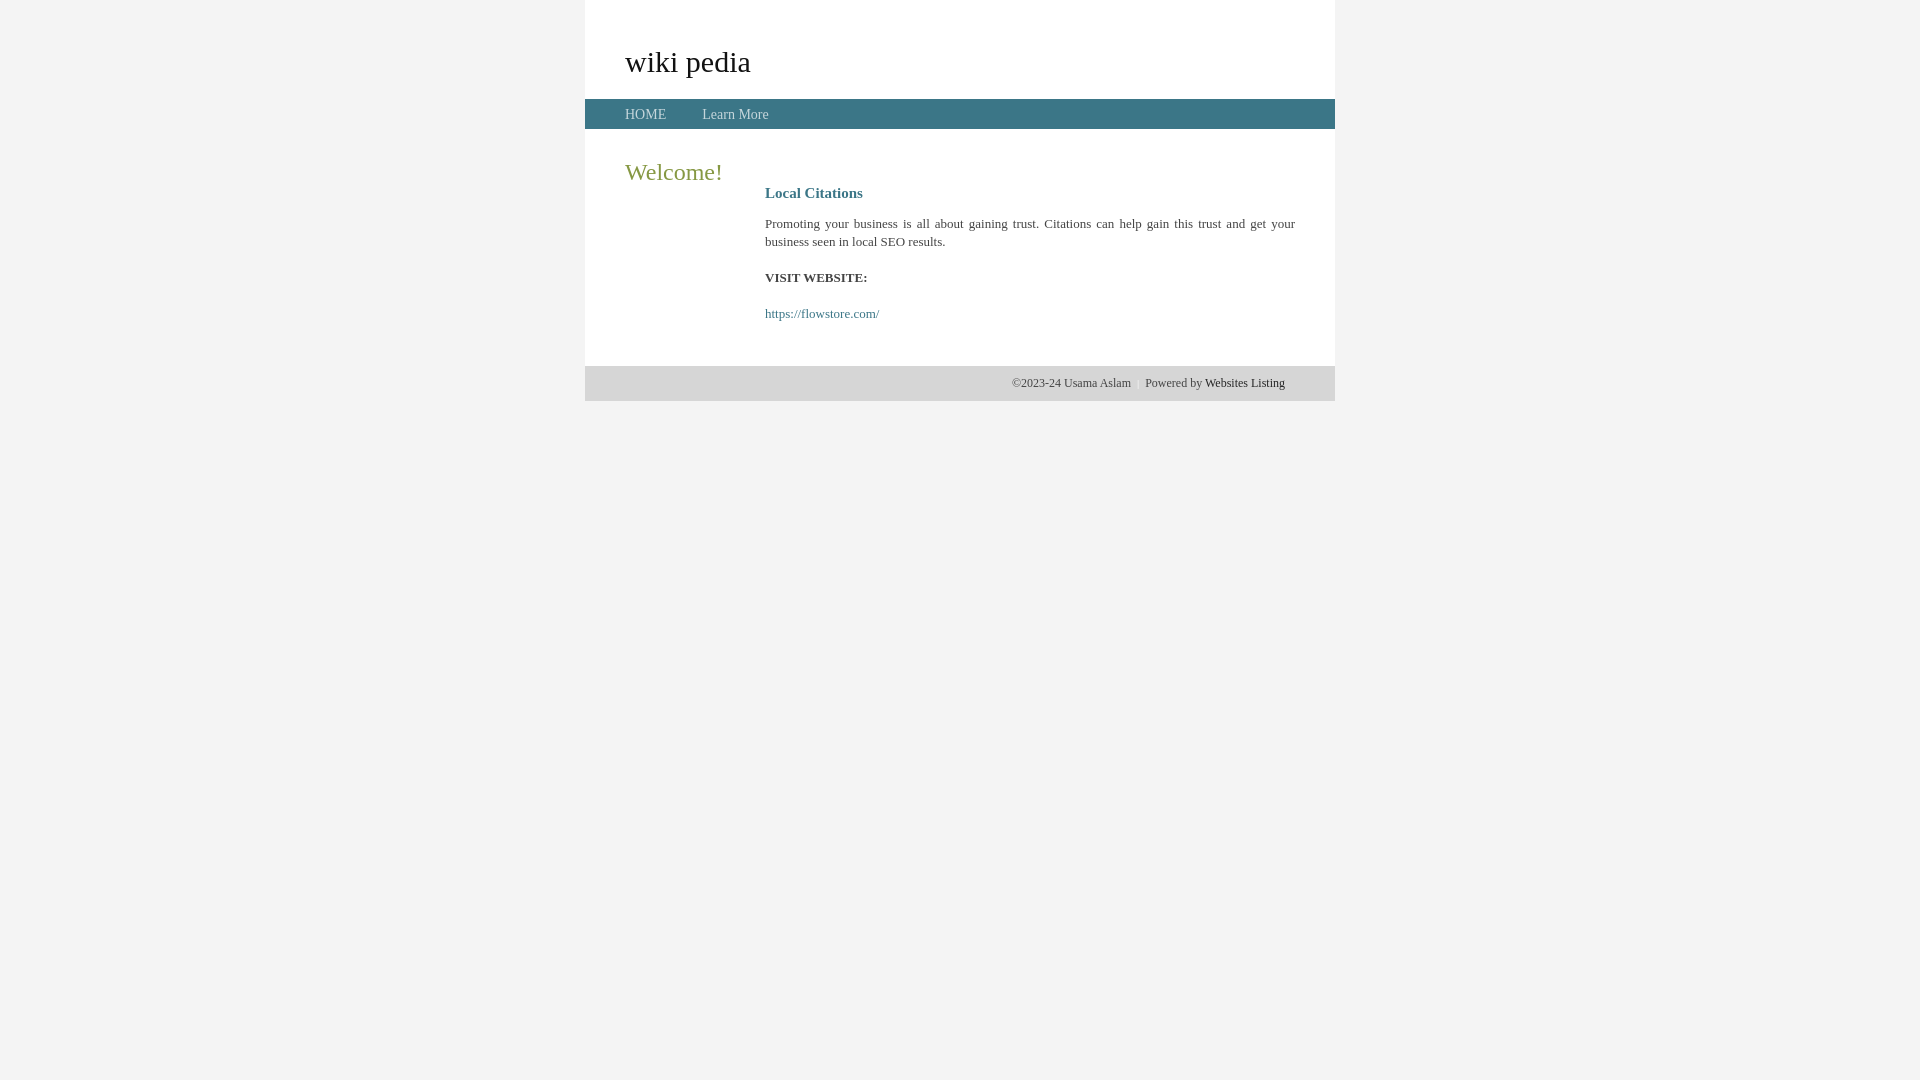 The image size is (1920, 1080). Describe the element at coordinates (1243, 382) in the screenshot. I see `'Websites Listing'` at that location.